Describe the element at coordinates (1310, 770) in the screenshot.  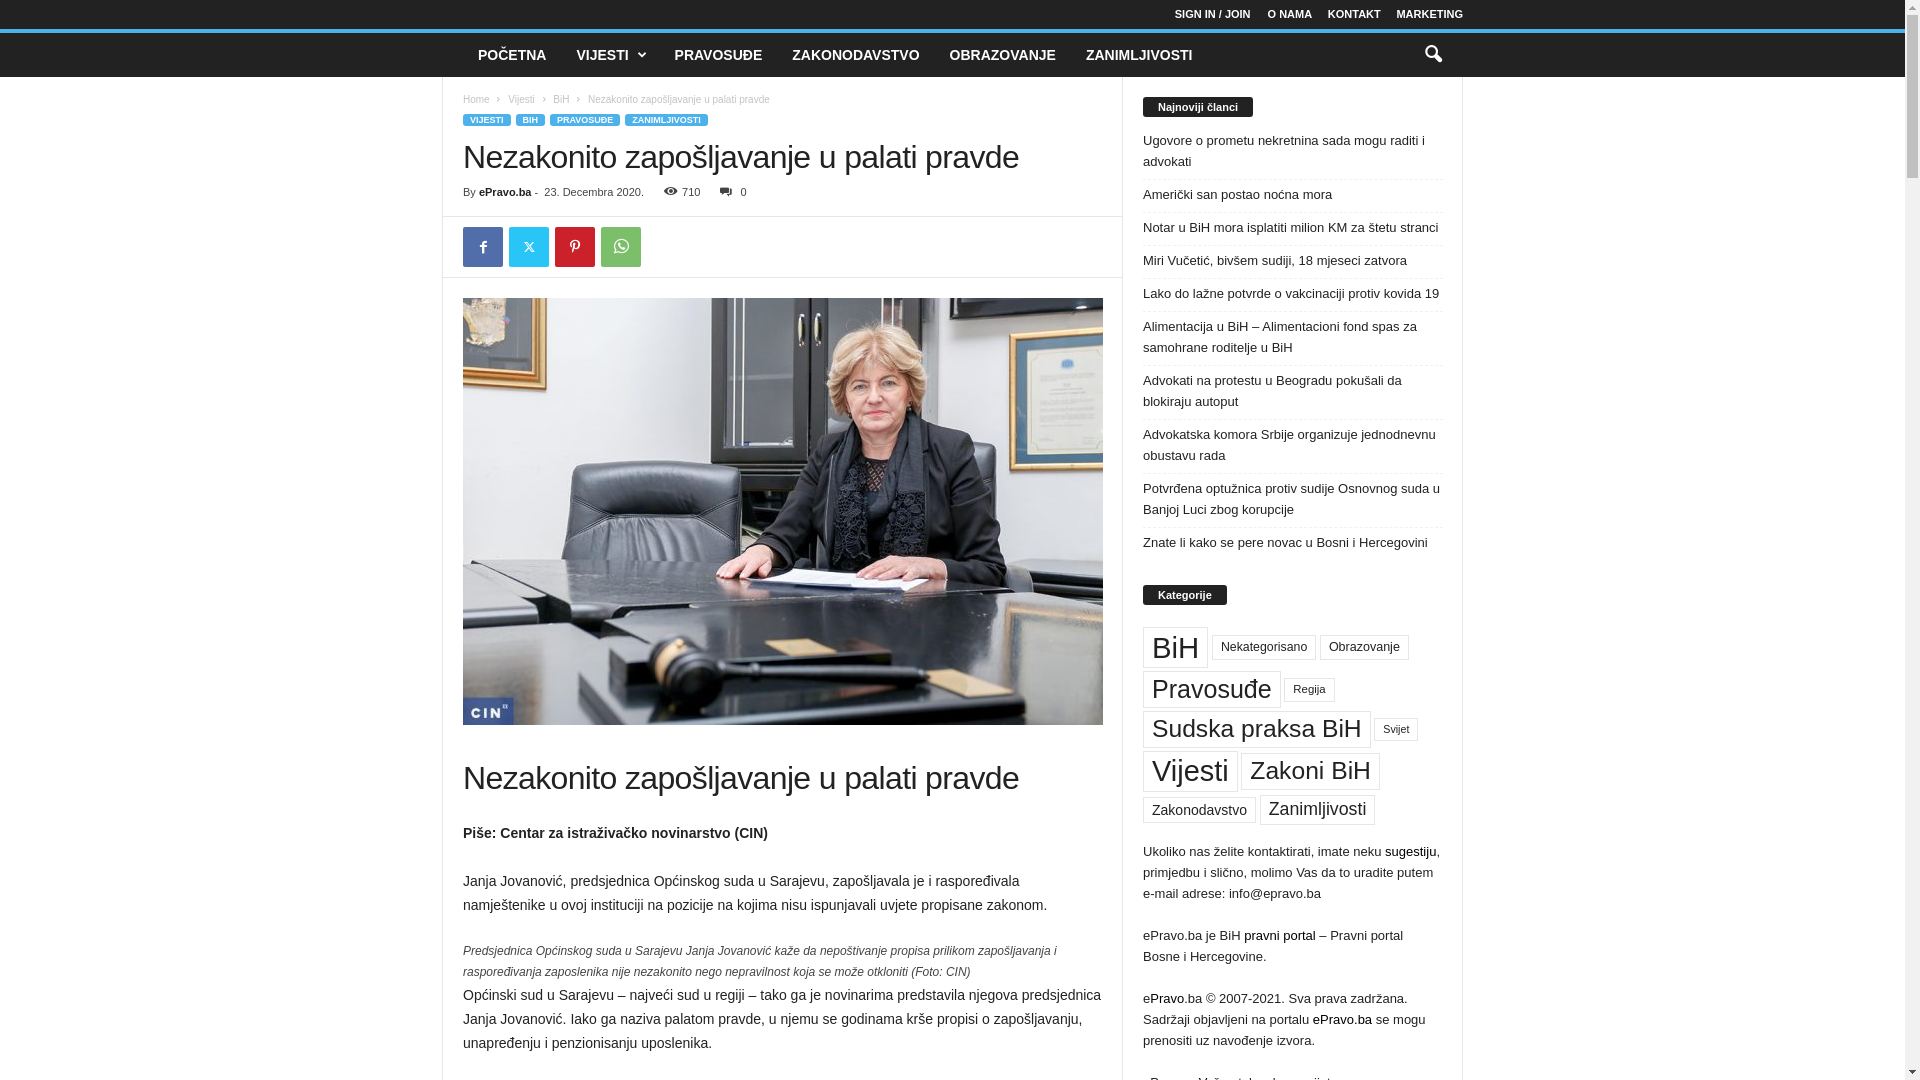
I see `'Zakoni BiH'` at that location.